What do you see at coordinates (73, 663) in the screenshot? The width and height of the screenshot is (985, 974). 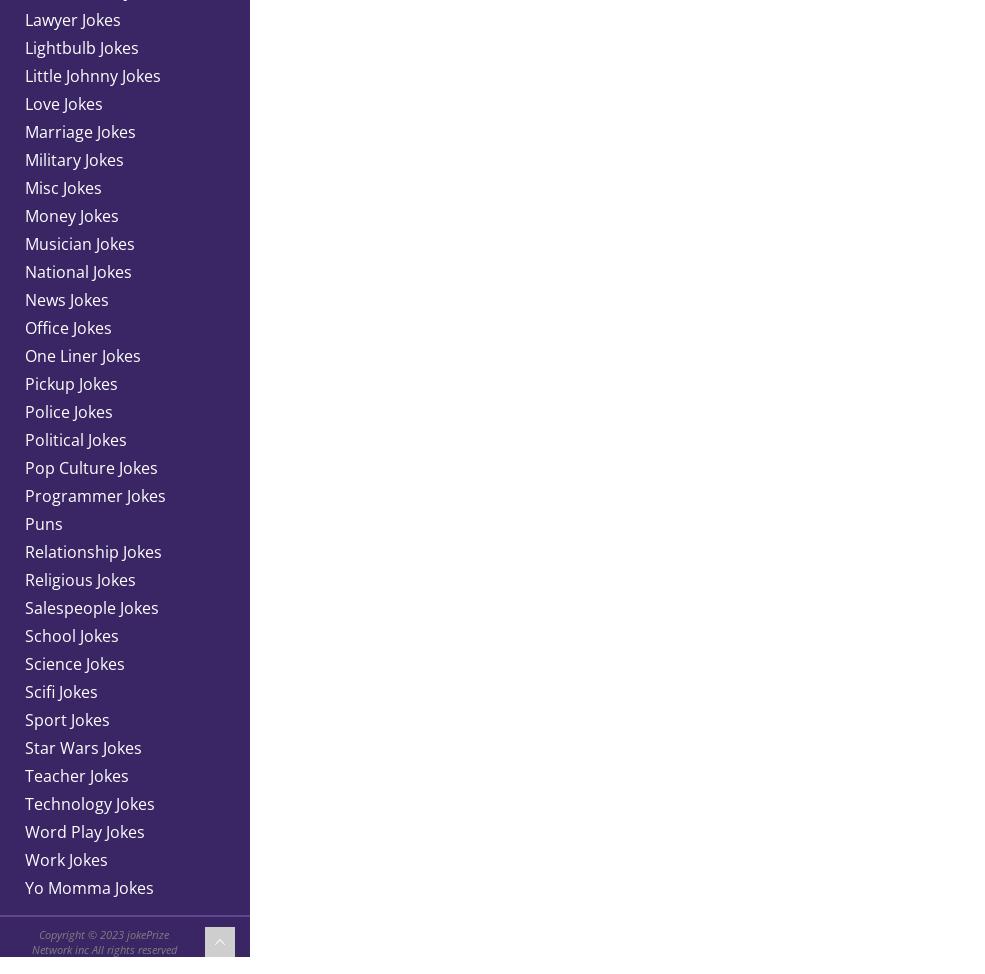 I see `'Science Jokes'` at bounding box center [73, 663].